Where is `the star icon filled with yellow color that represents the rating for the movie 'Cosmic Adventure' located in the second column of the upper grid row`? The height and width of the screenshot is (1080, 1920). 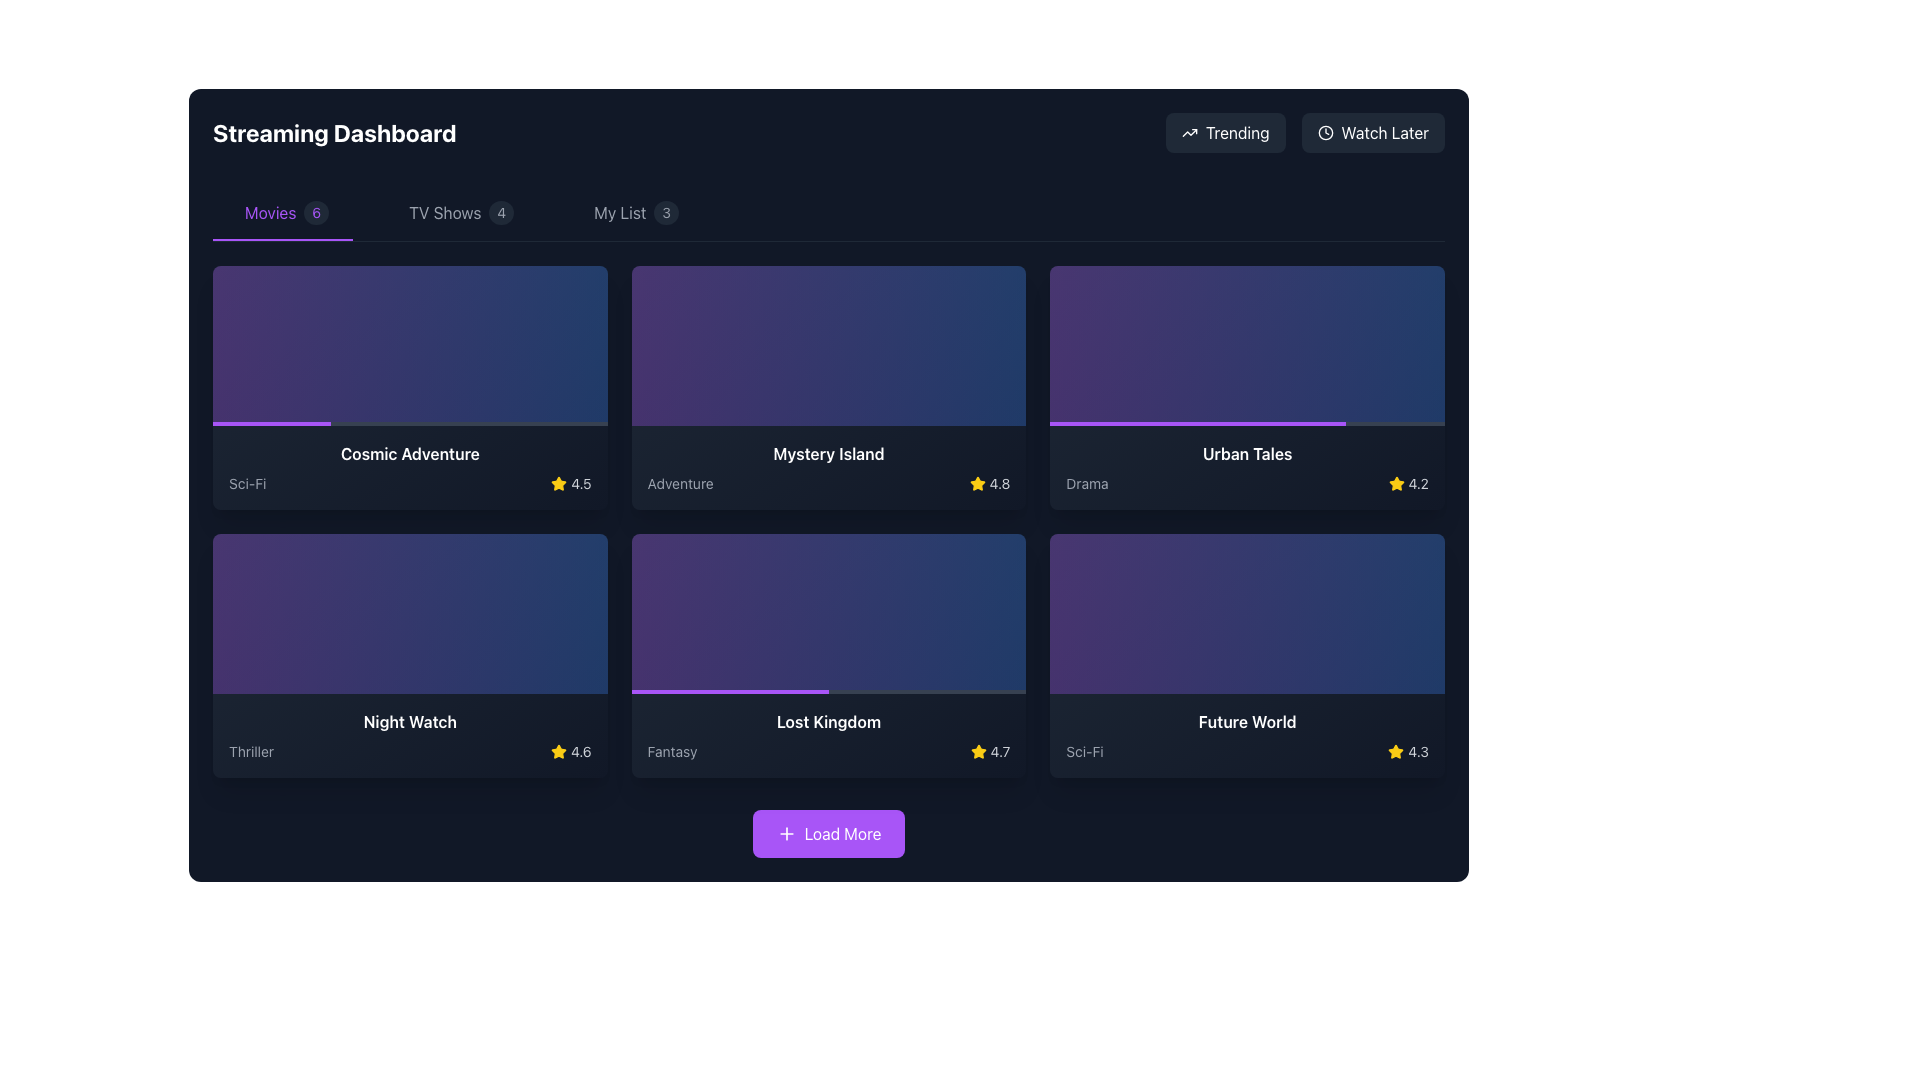 the star icon filled with yellow color that represents the rating for the movie 'Cosmic Adventure' located in the second column of the upper grid row is located at coordinates (559, 483).